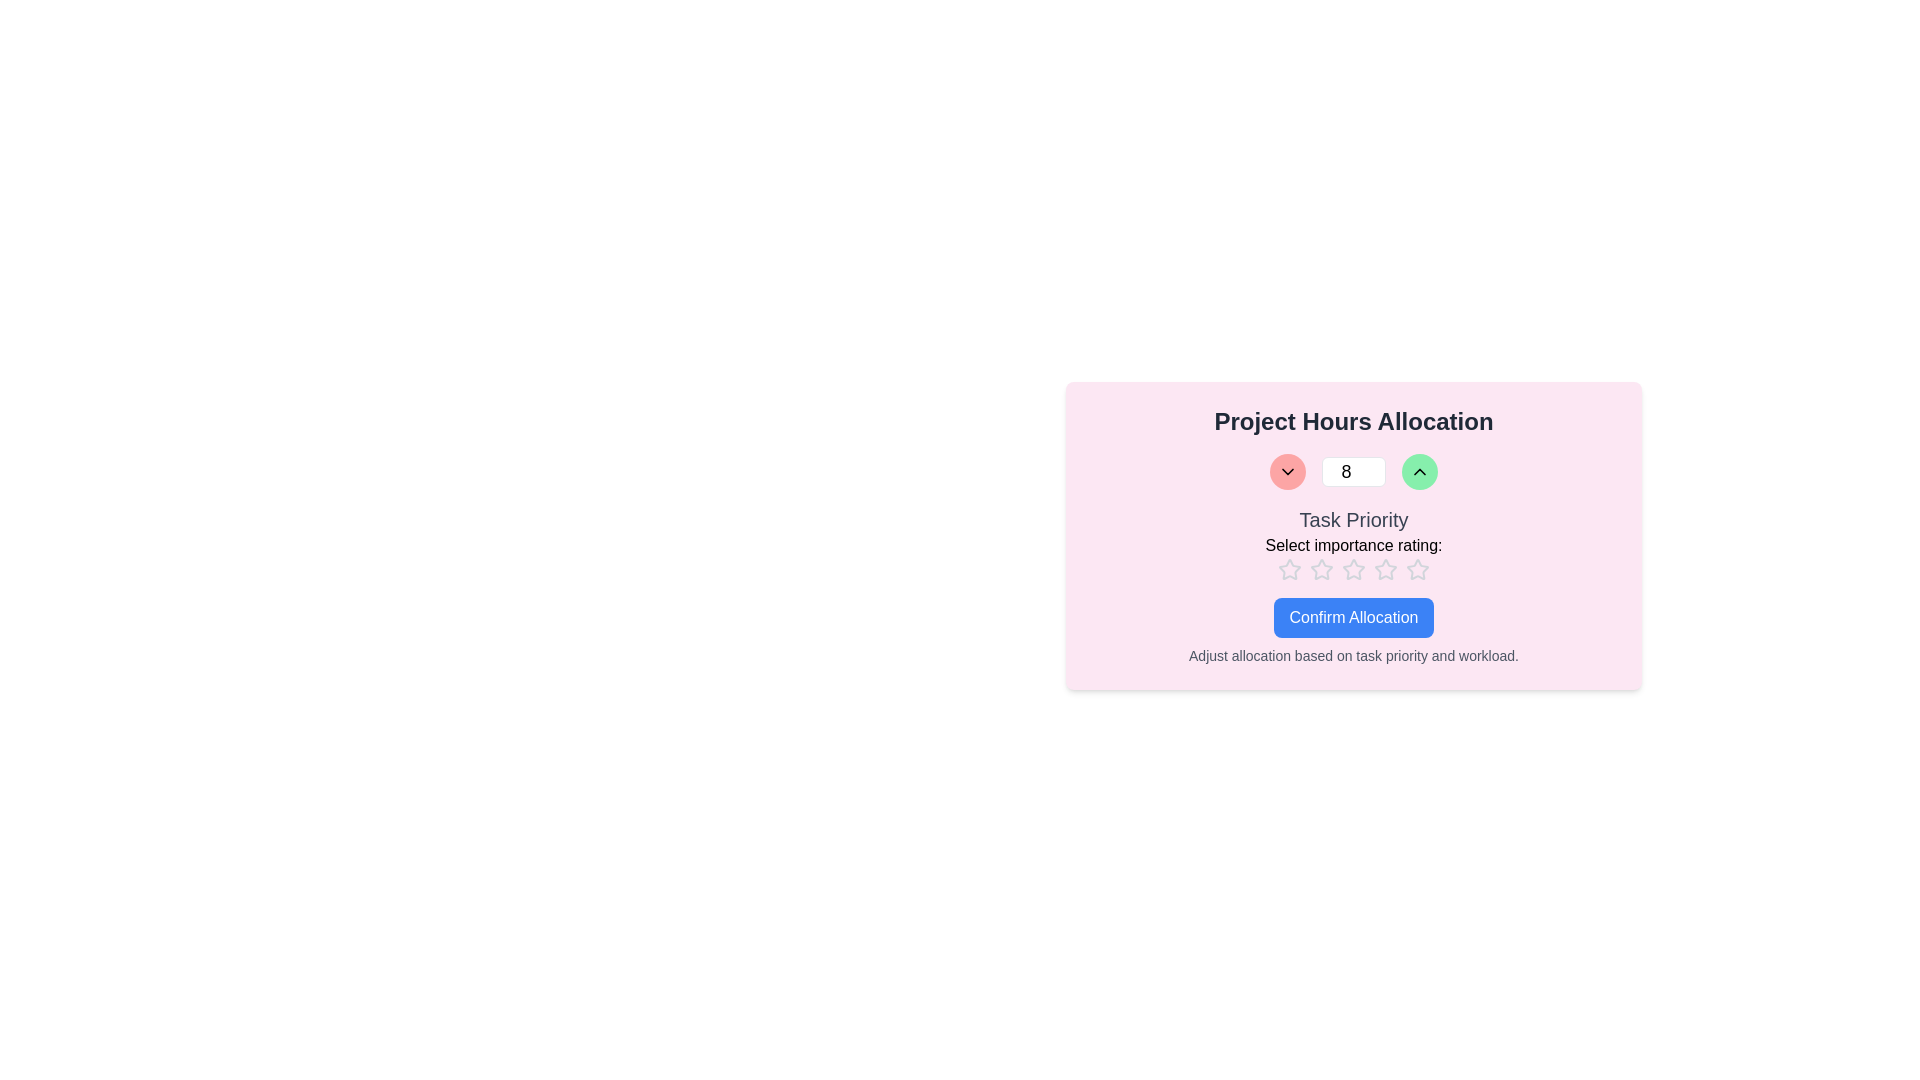  Describe the element at coordinates (1353, 569) in the screenshot. I see `the third star icon in the interactive rating stars set beneath 'Task Priority' to set the rating to 3 out of 5` at that location.